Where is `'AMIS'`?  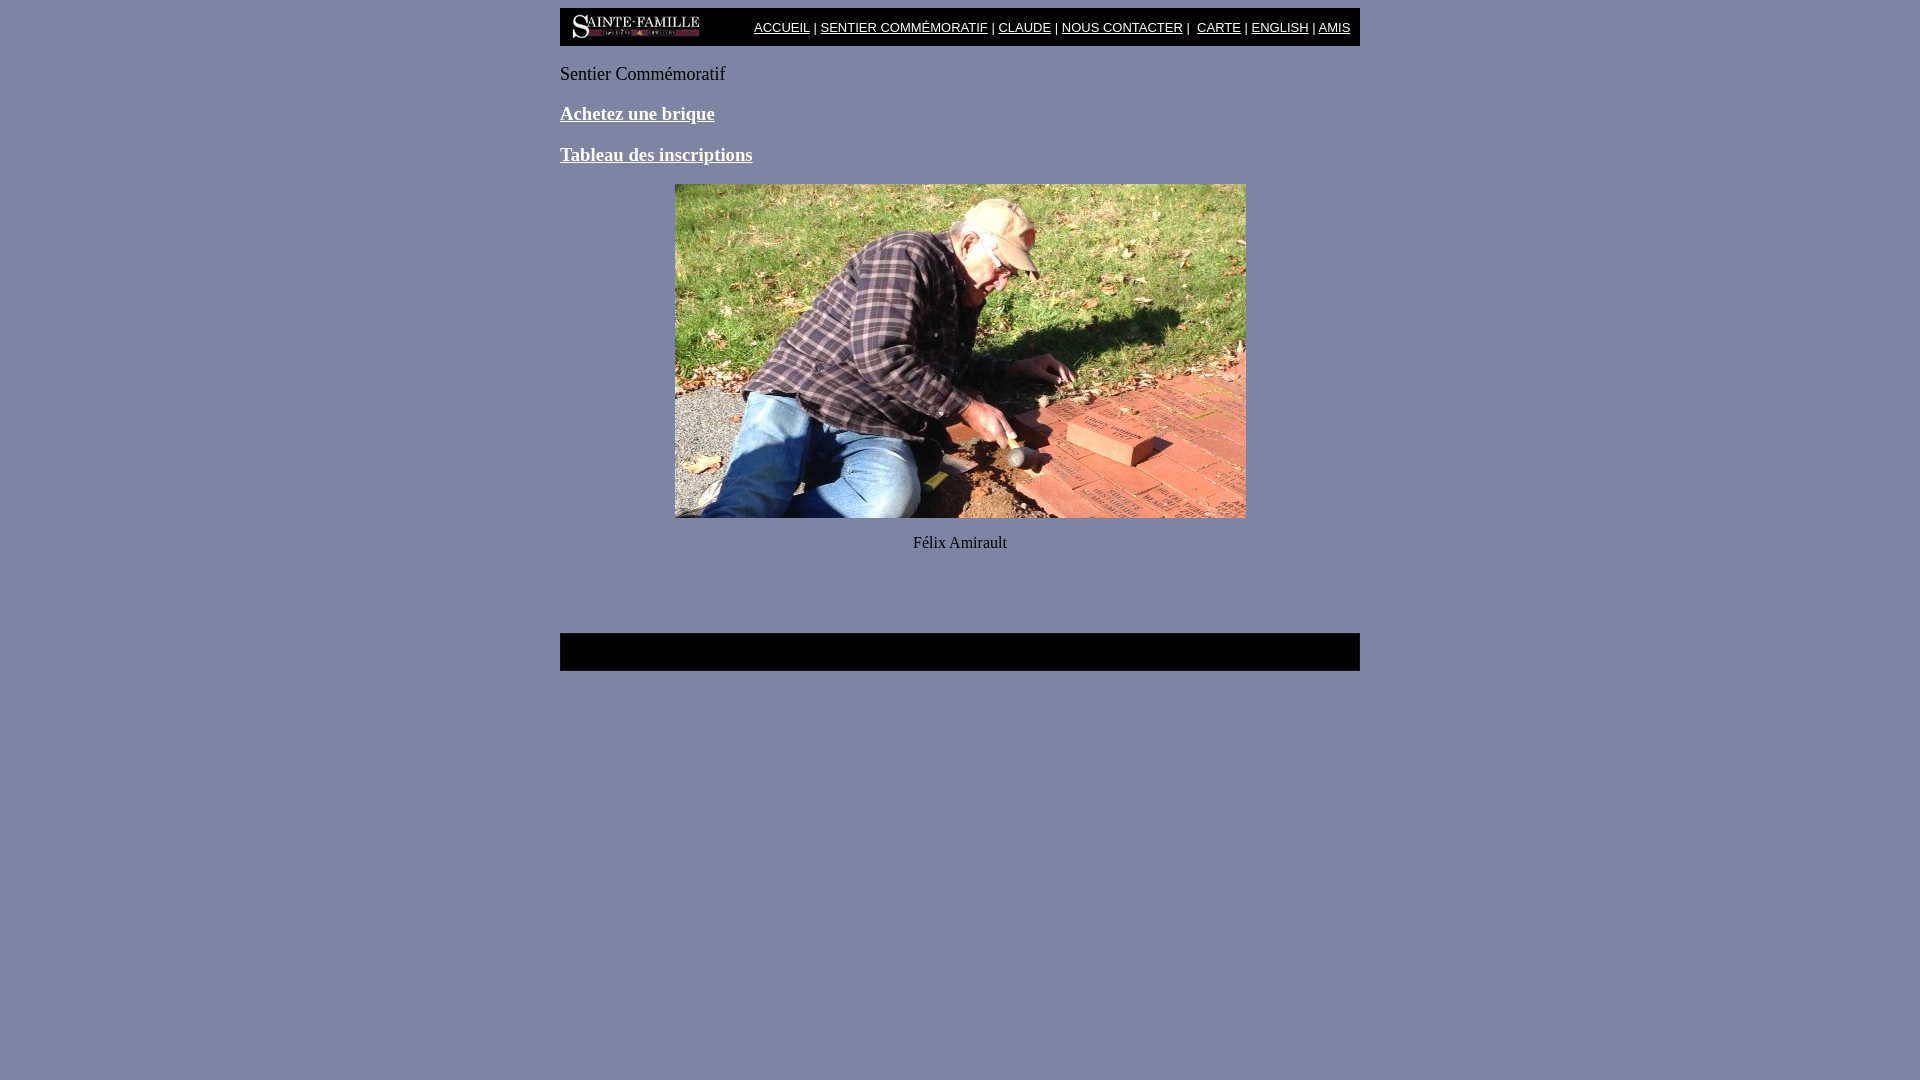 'AMIS' is located at coordinates (1334, 27).